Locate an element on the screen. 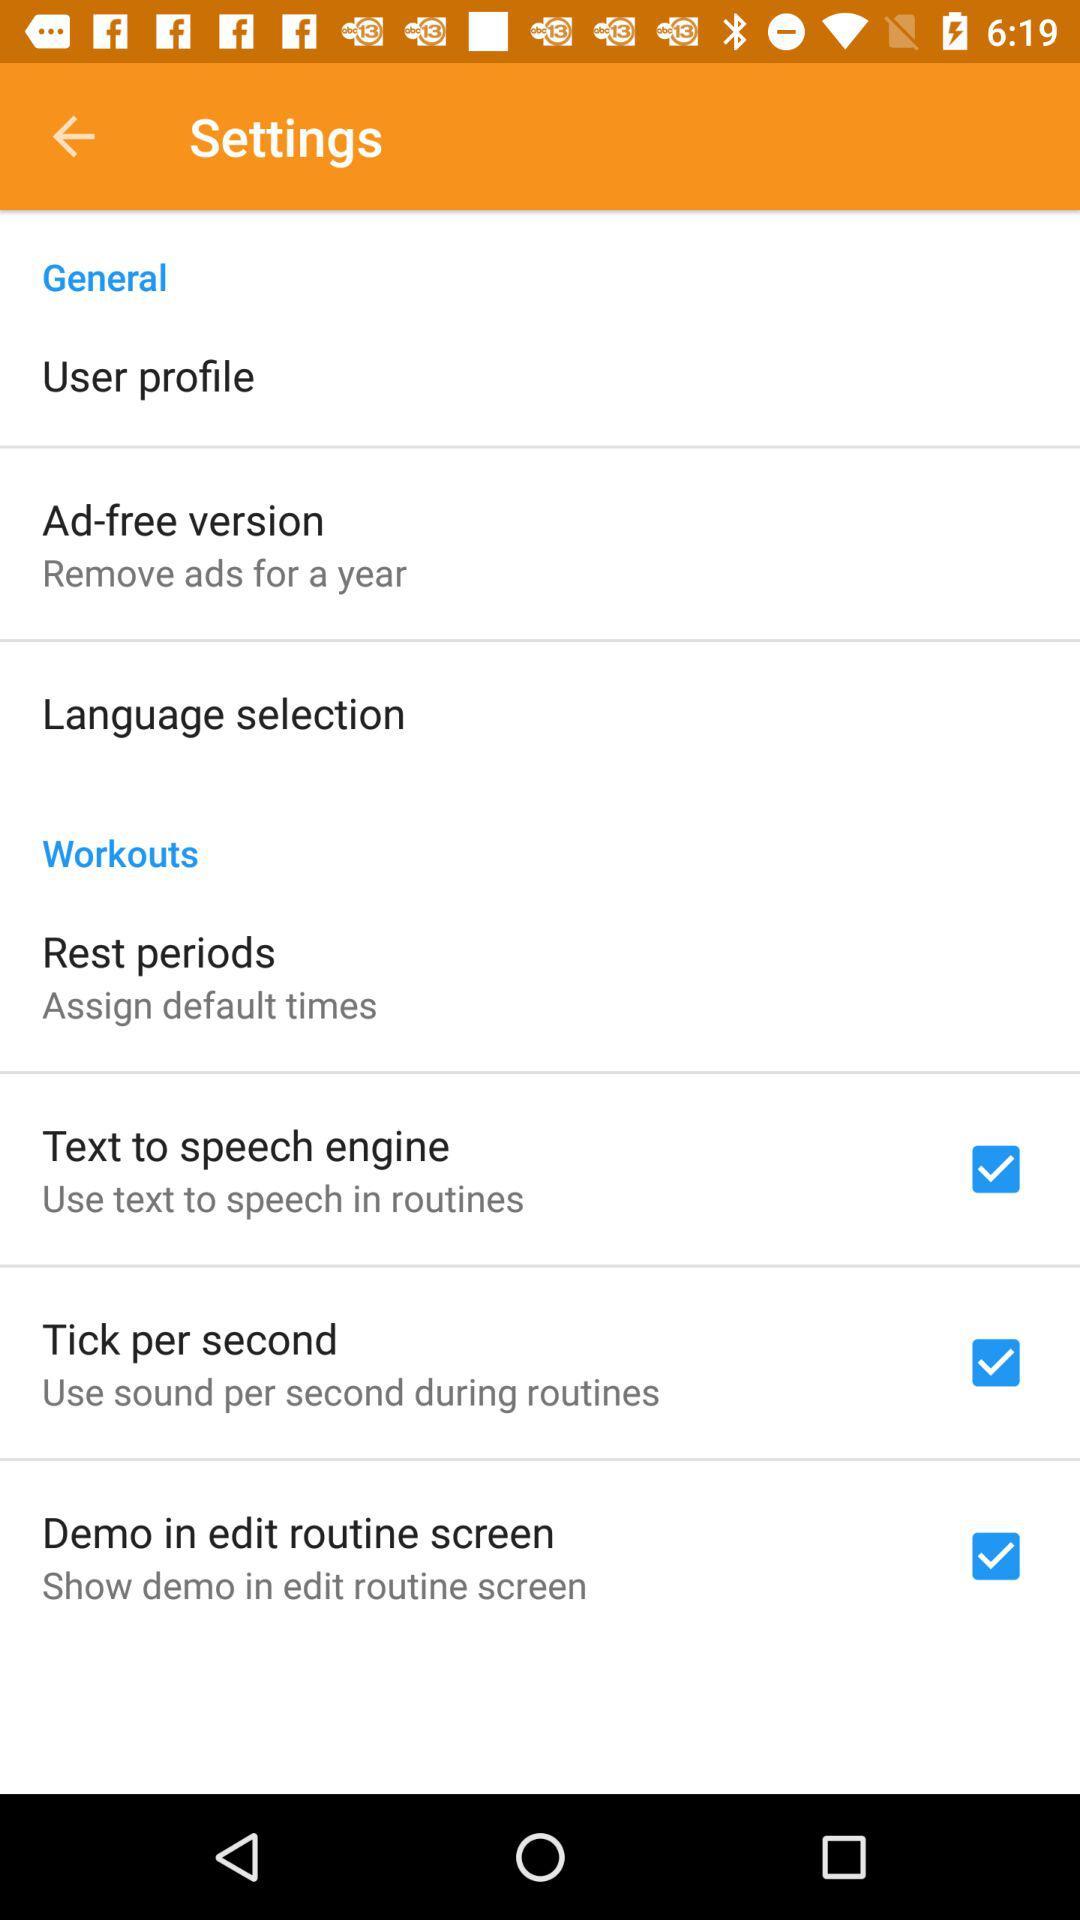 The height and width of the screenshot is (1920, 1080). item to the left of the settings is located at coordinates (72, 135).